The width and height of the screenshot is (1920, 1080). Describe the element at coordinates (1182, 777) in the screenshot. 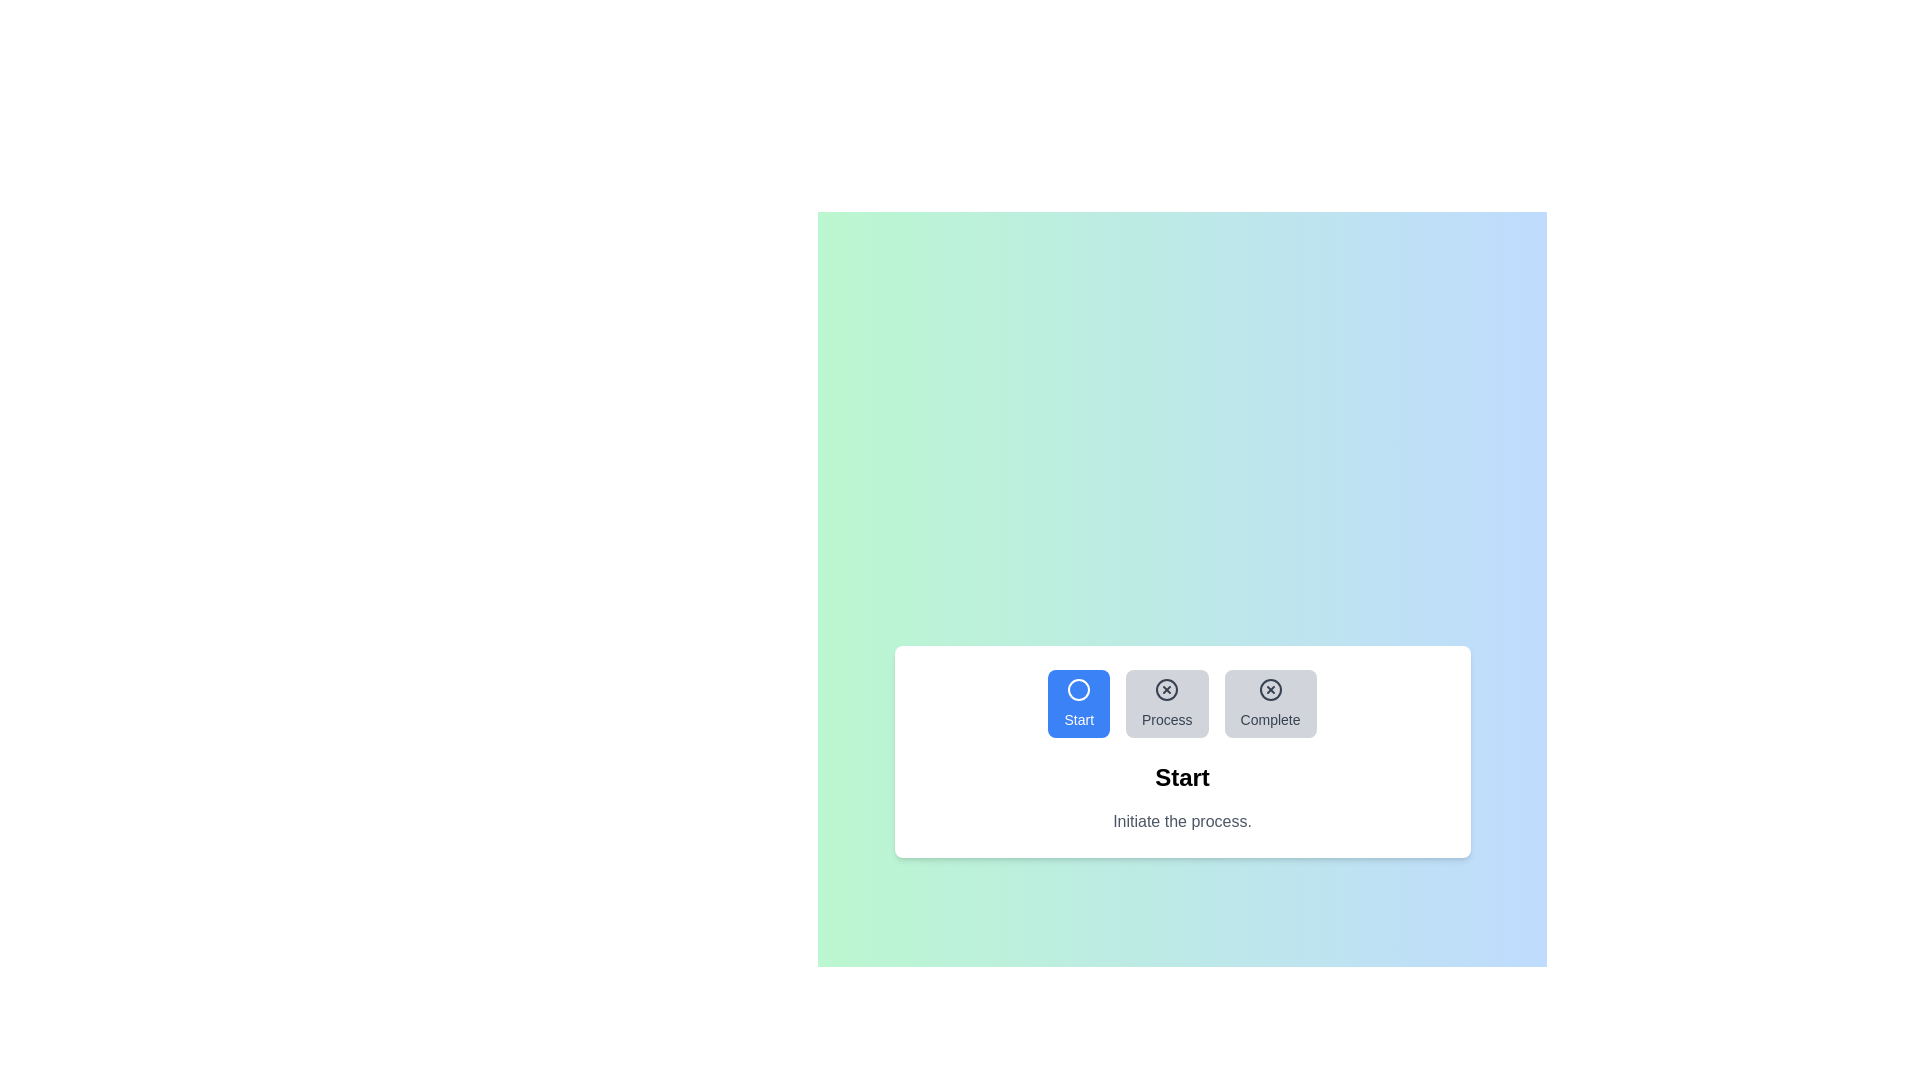

I see `the bold, large-sized text displaying 'Start', which is centered horizontally near the bottom of a white rectangular panel` at that location.